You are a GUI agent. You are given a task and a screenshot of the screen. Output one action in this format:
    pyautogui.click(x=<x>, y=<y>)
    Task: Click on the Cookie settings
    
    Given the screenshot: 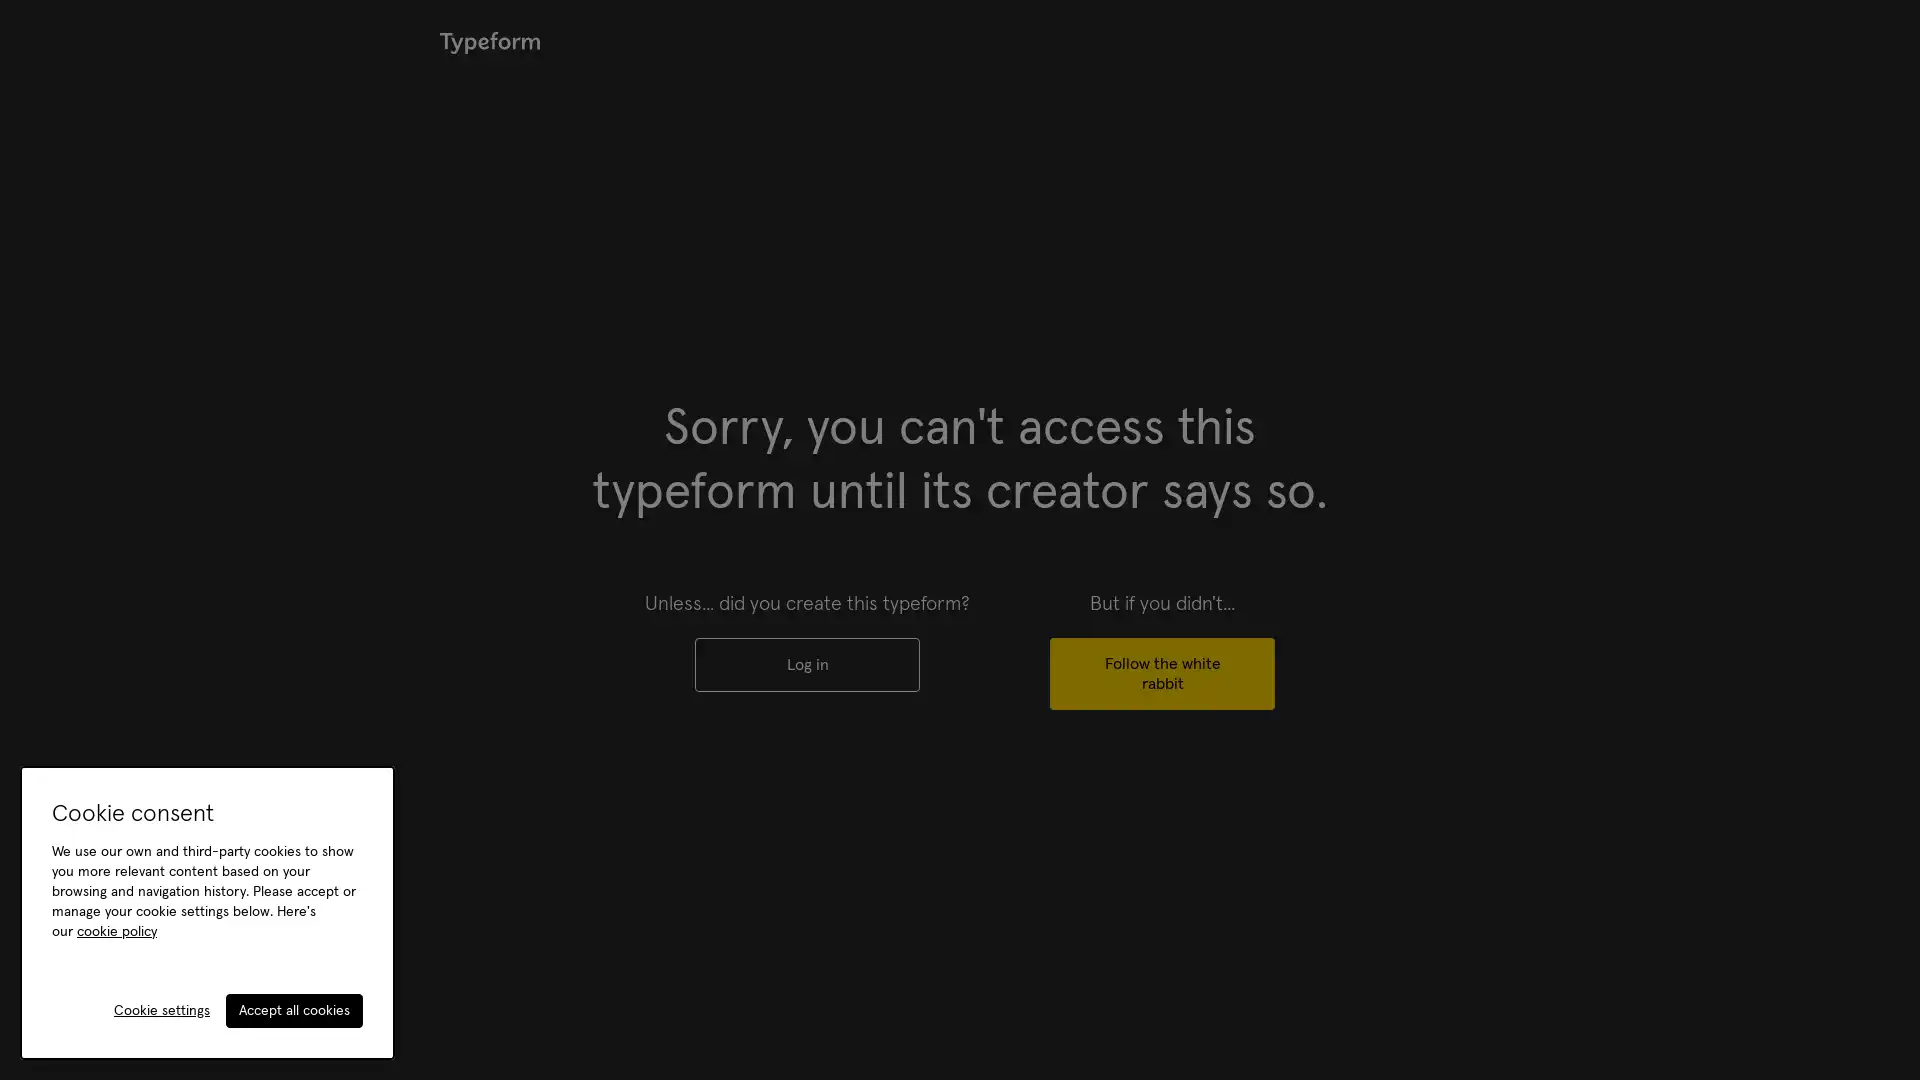 What is the action you would take?
    pyautogui.click(x=162, y=1010)
    